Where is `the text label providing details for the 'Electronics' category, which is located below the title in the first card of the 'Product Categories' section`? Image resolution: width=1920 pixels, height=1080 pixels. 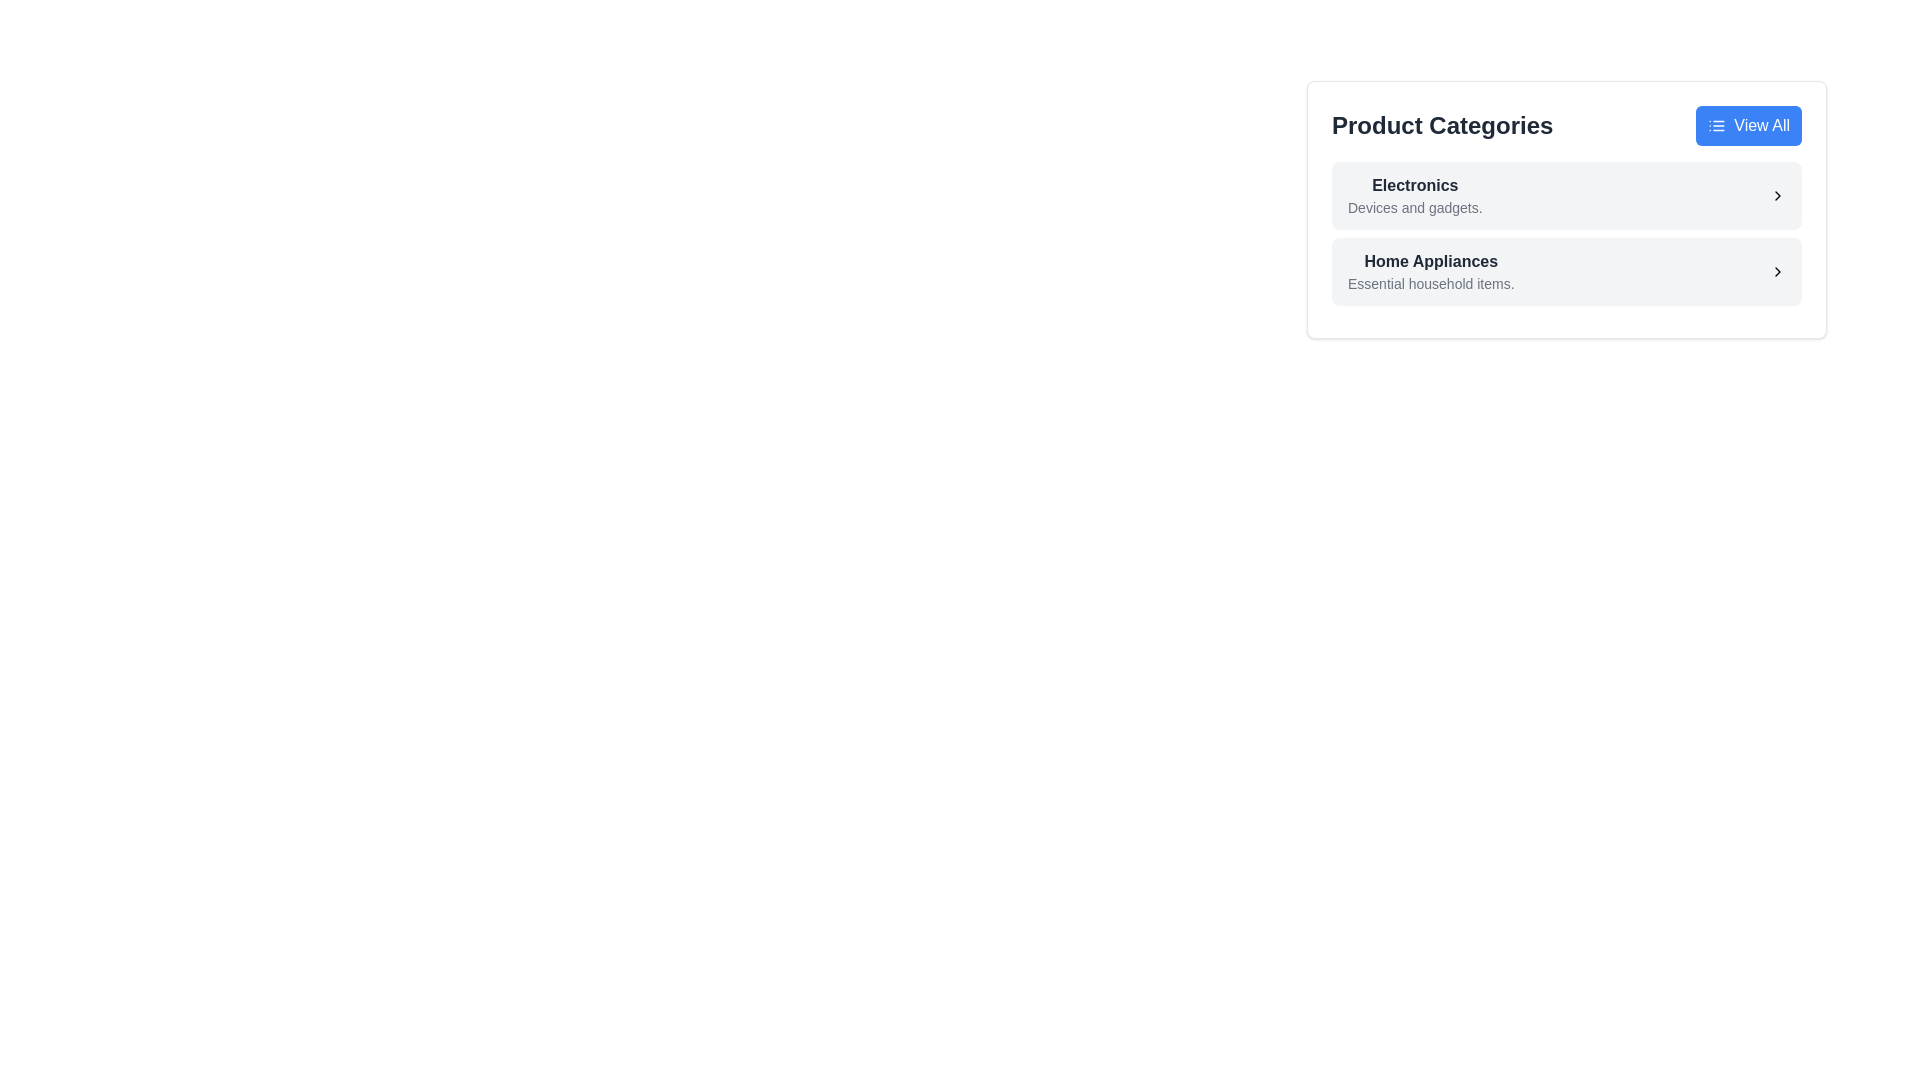 the text label providing details for the 'Electronics' category, which is located below the title in the first card of the 'Product Categories' section is located at coordinates (1414, 208).